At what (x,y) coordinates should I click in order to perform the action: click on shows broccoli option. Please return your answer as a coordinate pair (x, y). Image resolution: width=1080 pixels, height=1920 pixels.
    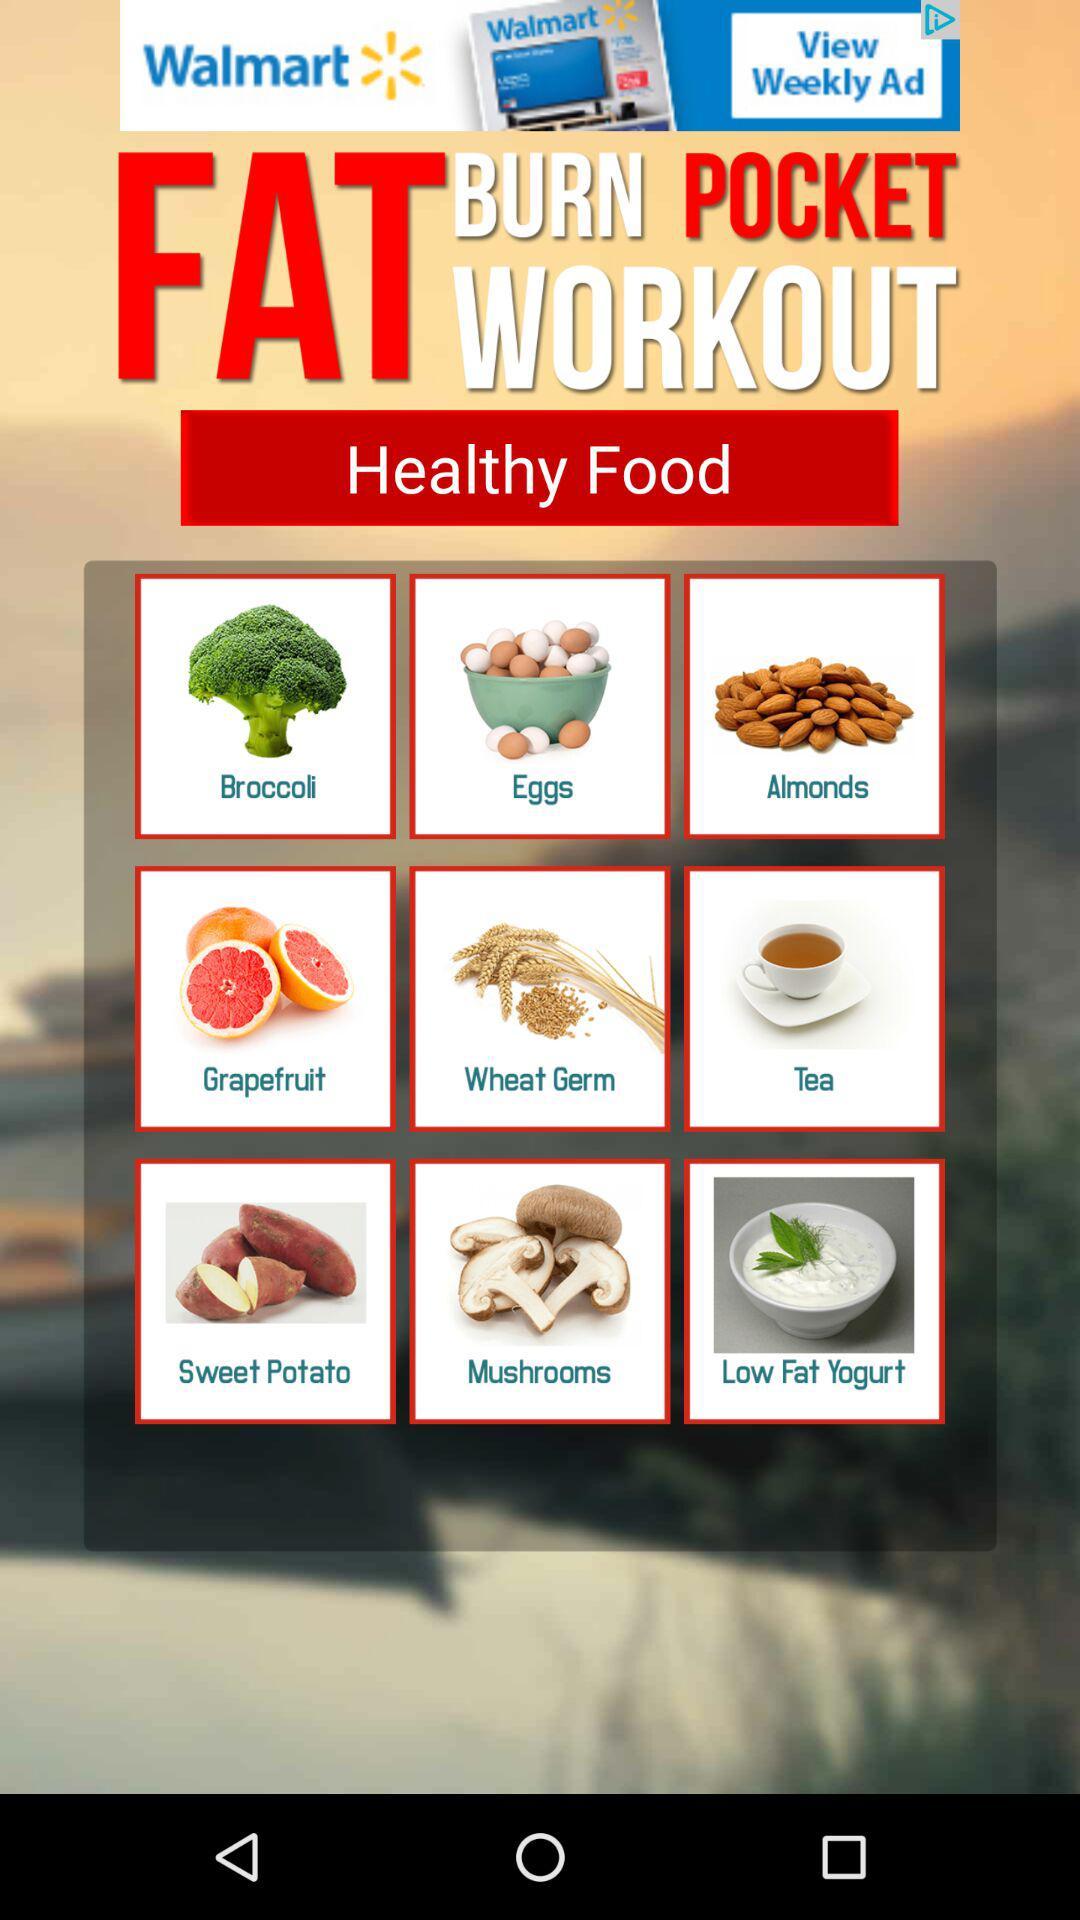
    Looking at the image, I should click on (264, 706).